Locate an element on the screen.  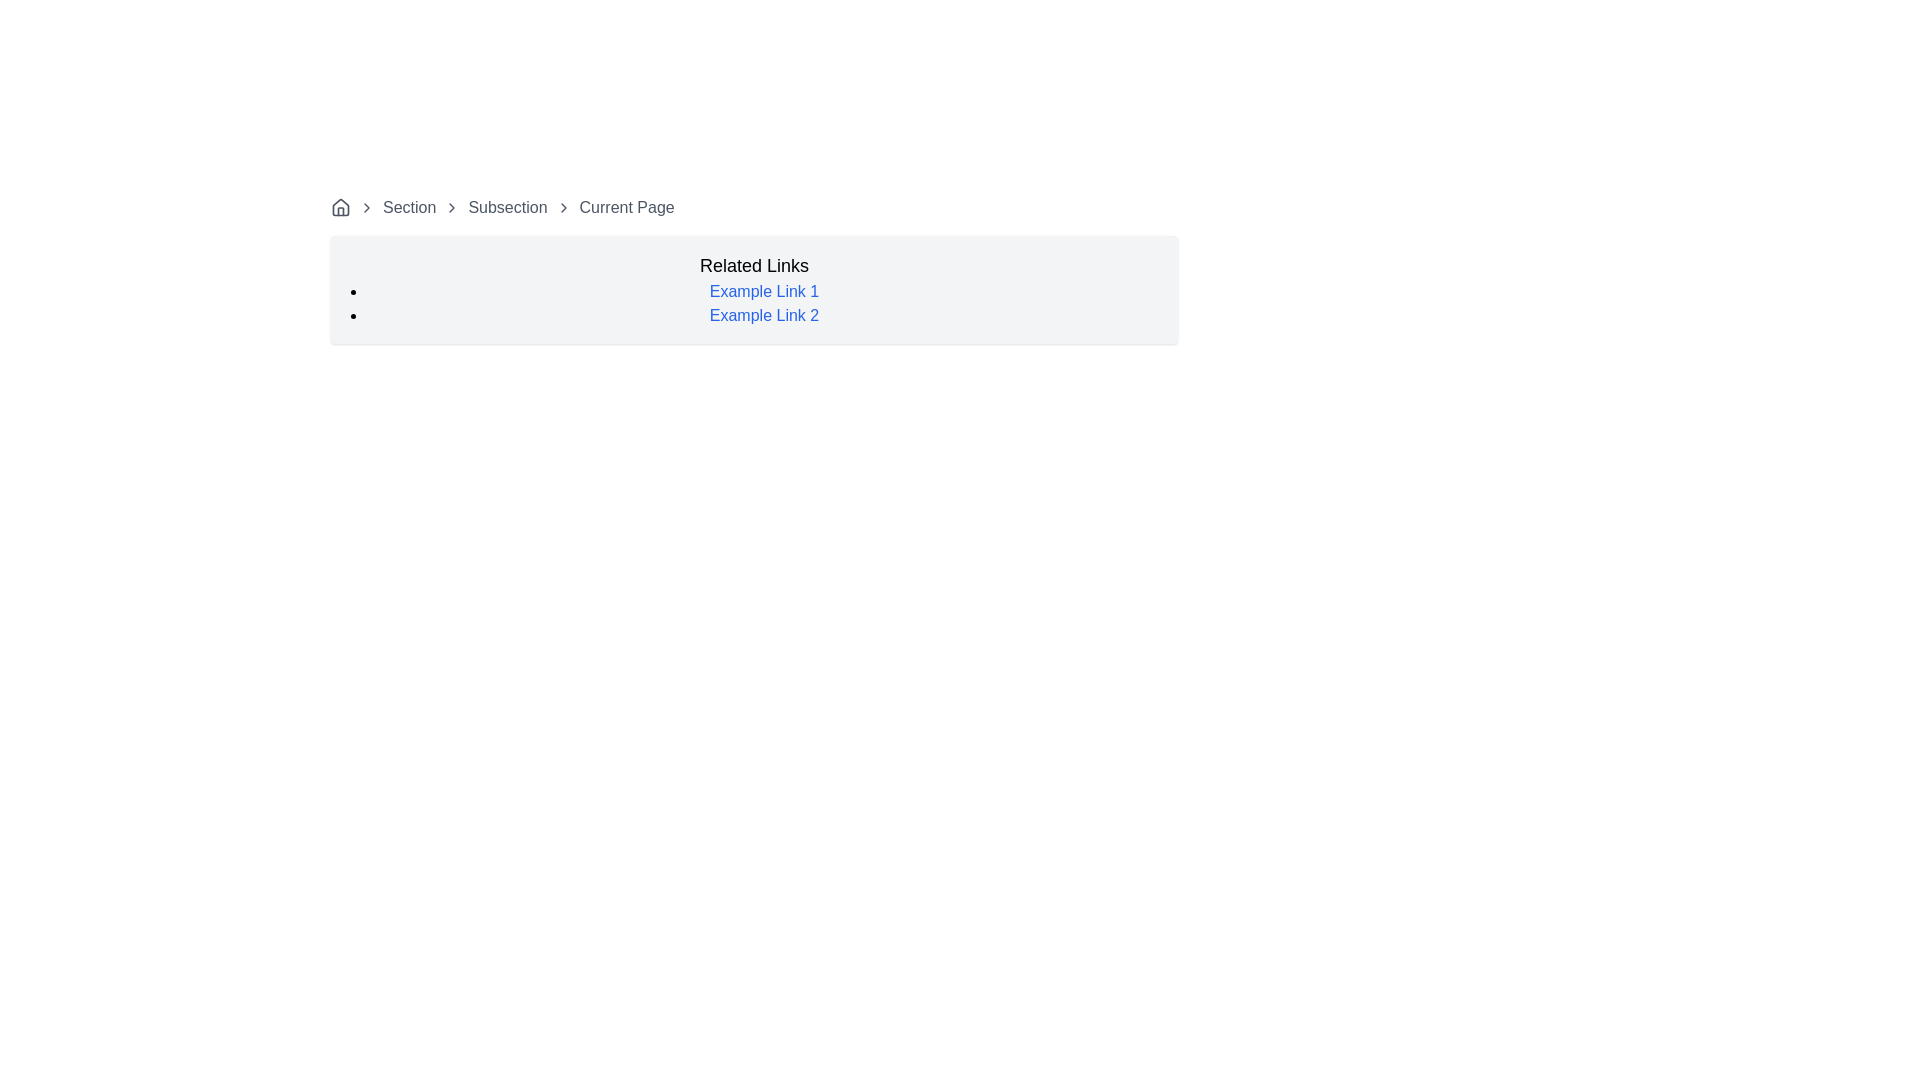
the hyperlink labeled 'Example Link 2' is located at coordinates (763, 315).